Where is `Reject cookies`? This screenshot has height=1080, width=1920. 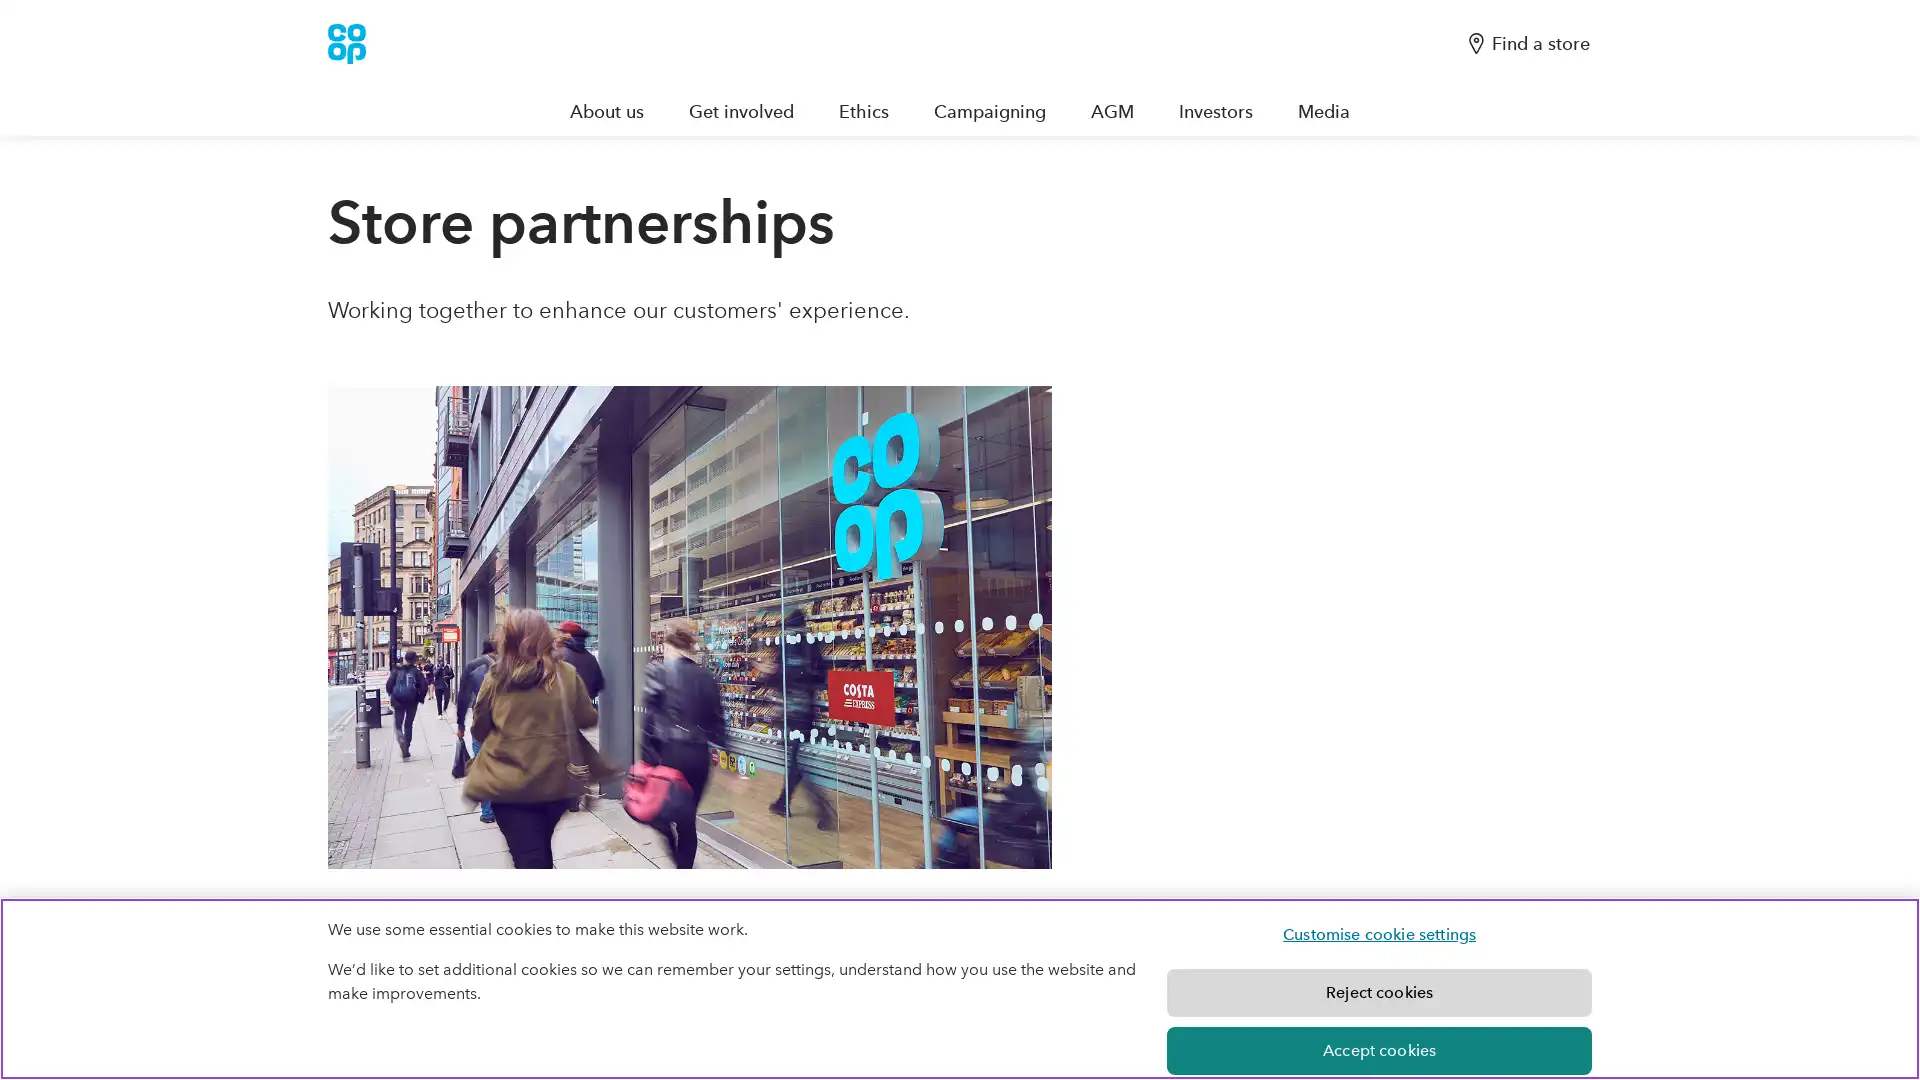 Reject cookies is located at coordinates (1377, 992).